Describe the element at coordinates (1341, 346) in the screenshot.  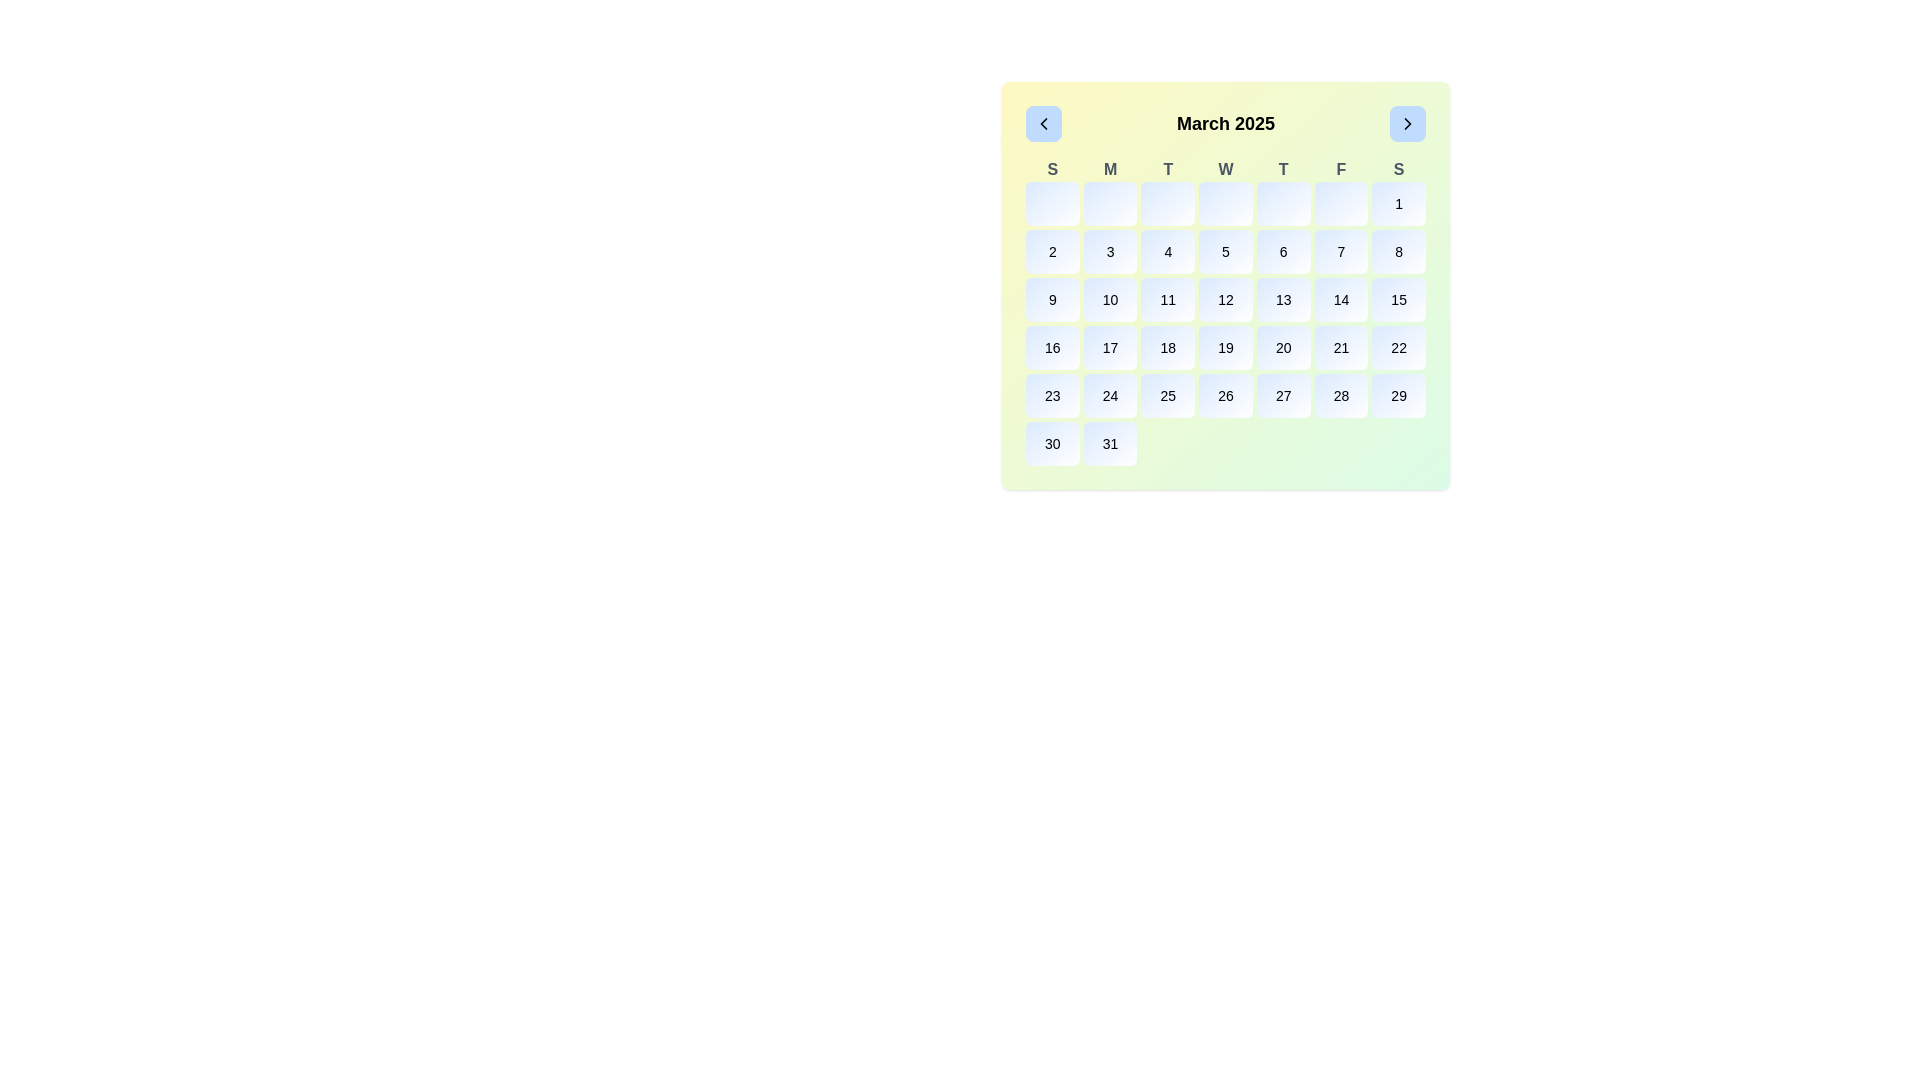
I see `the small rectangular button with the text '21' at its center` at that location.